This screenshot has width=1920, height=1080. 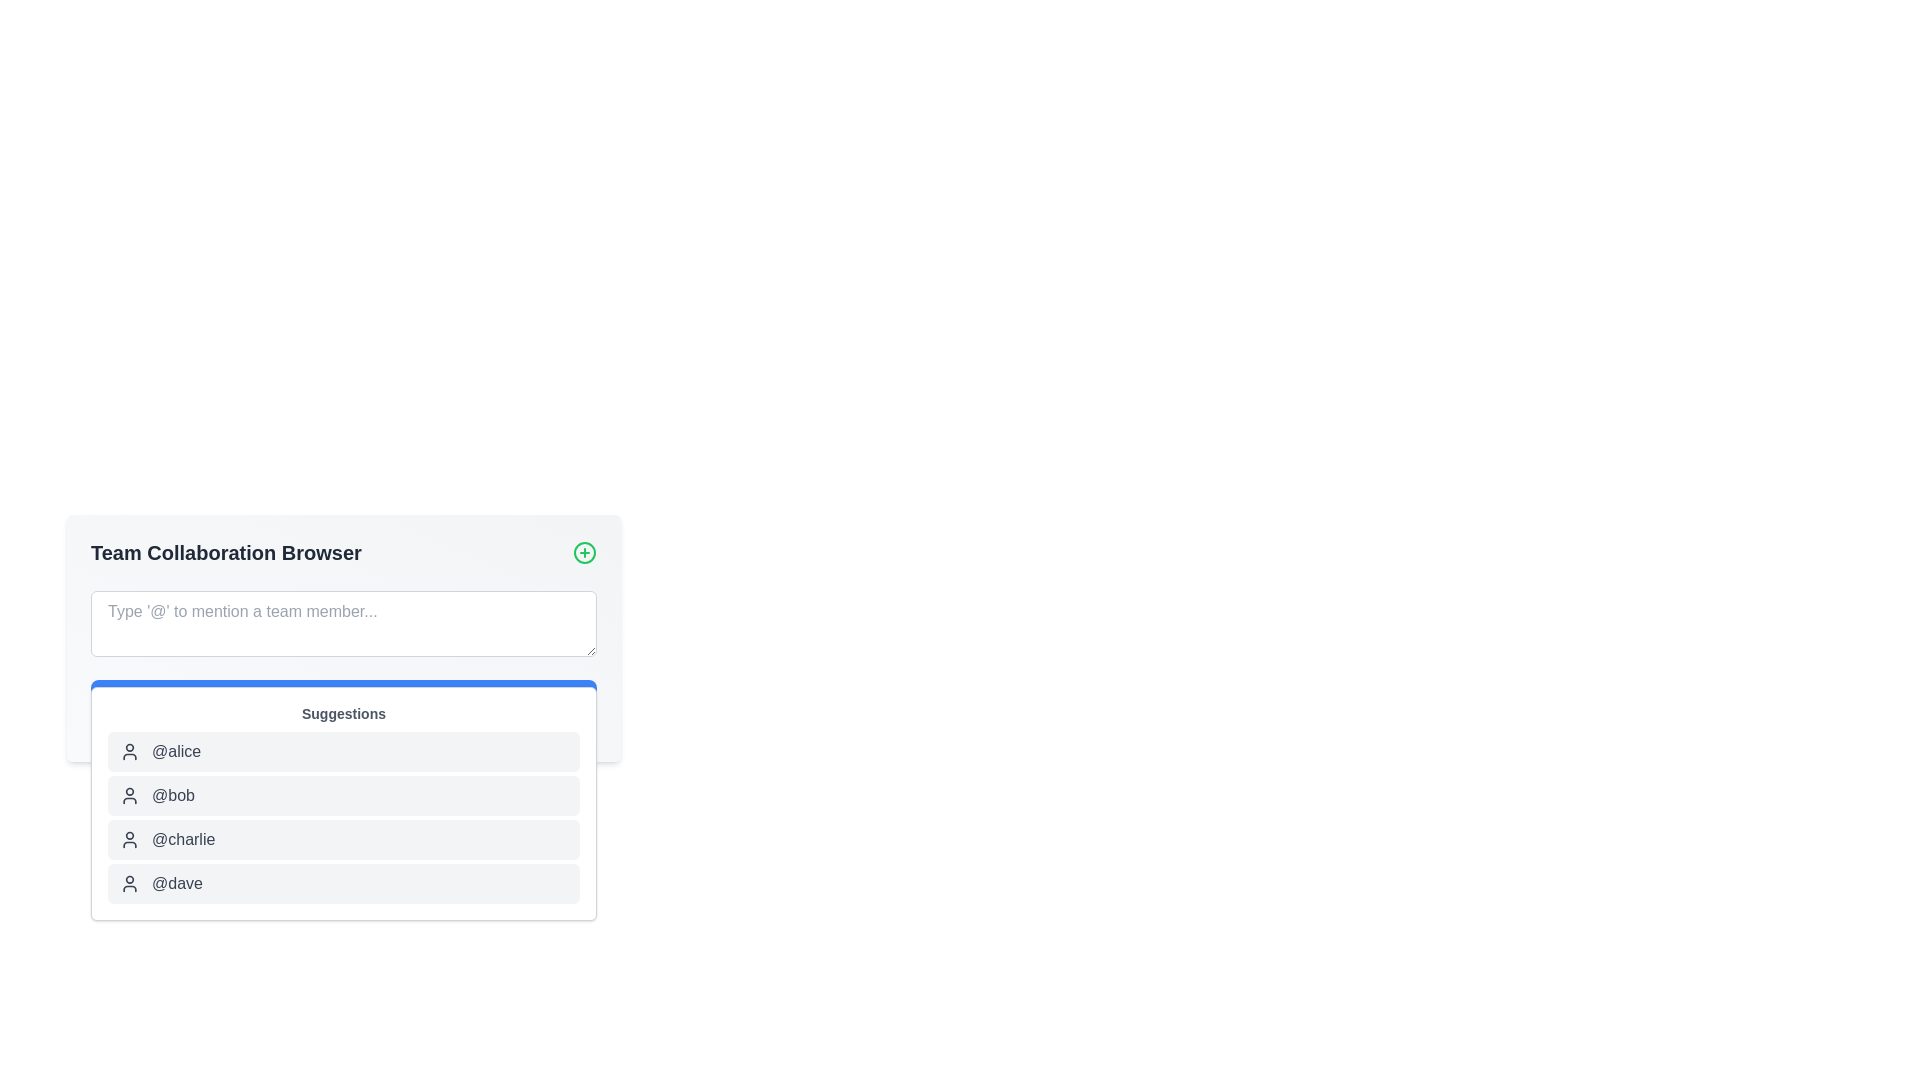 I want to click on the small upward-pointing chevron icon next to the 'Hide Suggestions' text, so click(x=297, y=721).